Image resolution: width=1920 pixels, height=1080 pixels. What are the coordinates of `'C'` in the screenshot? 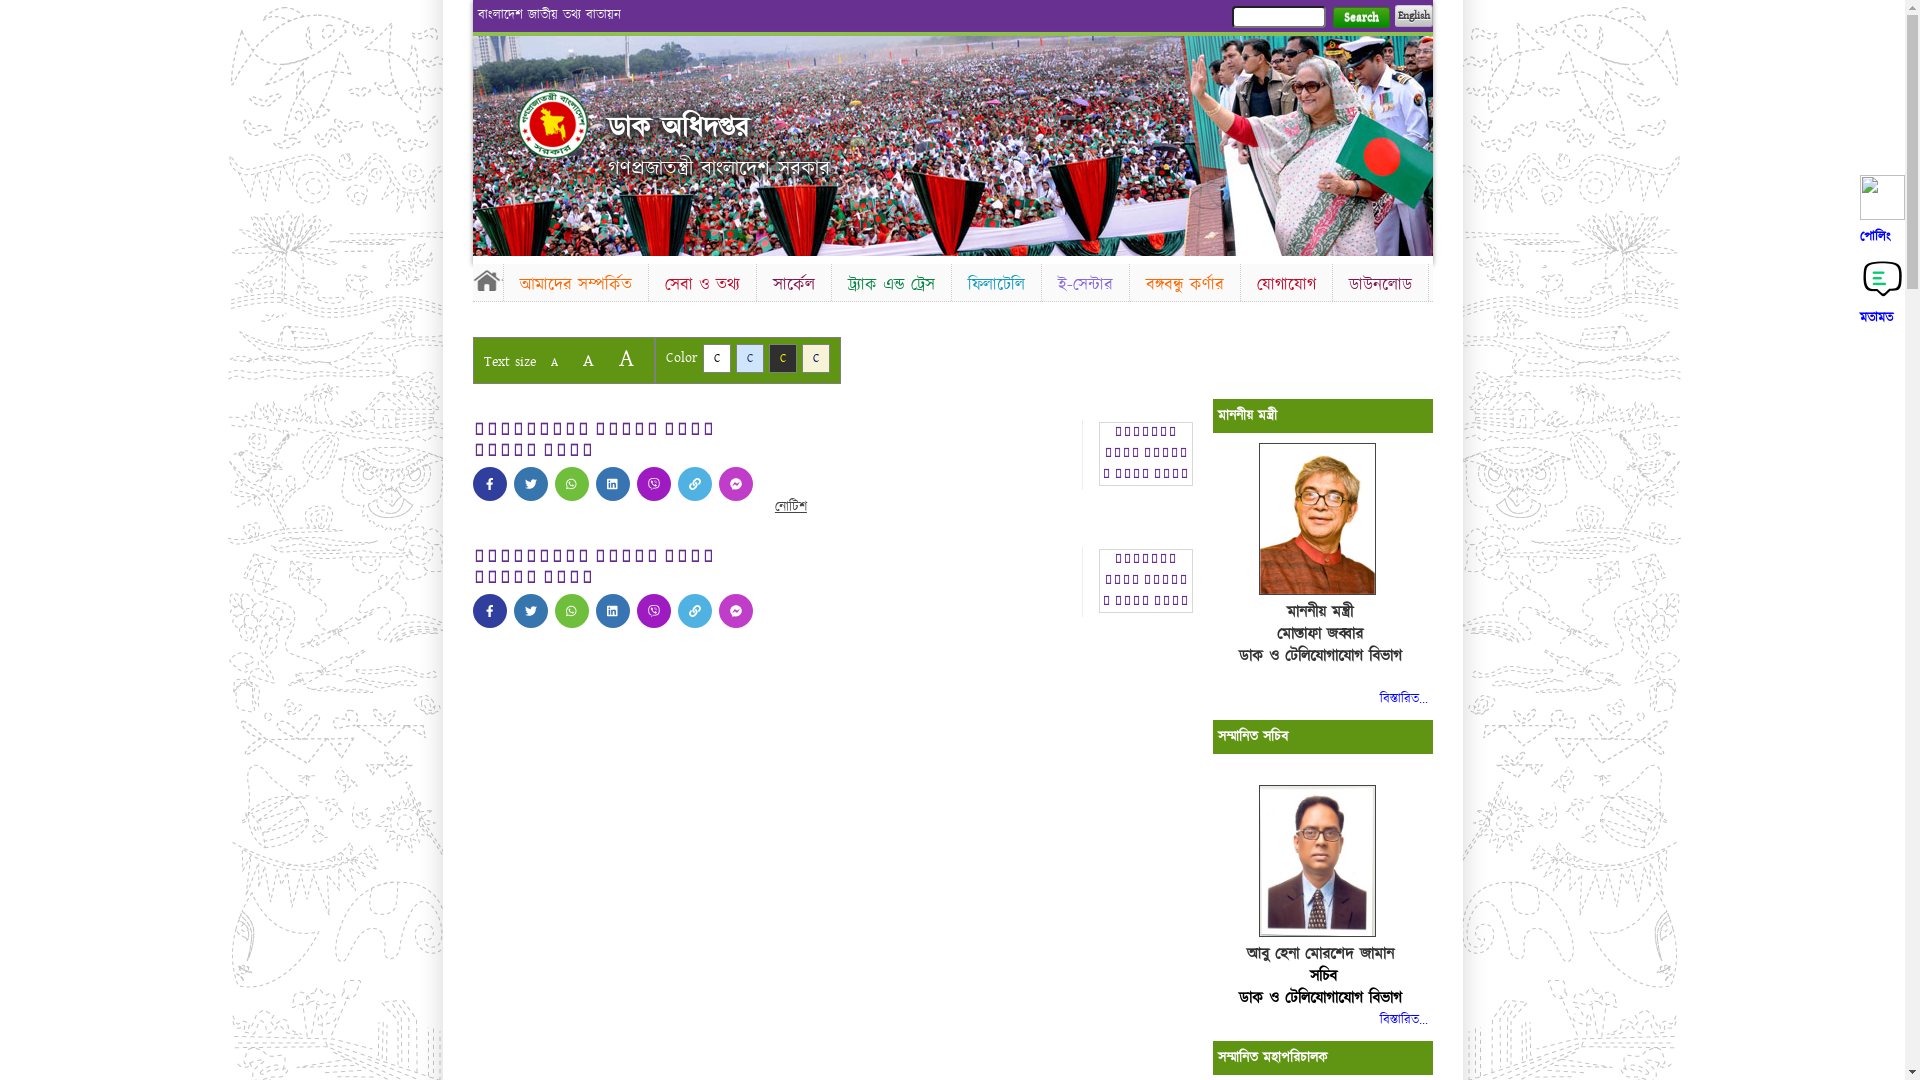 It's located at (701, 357).